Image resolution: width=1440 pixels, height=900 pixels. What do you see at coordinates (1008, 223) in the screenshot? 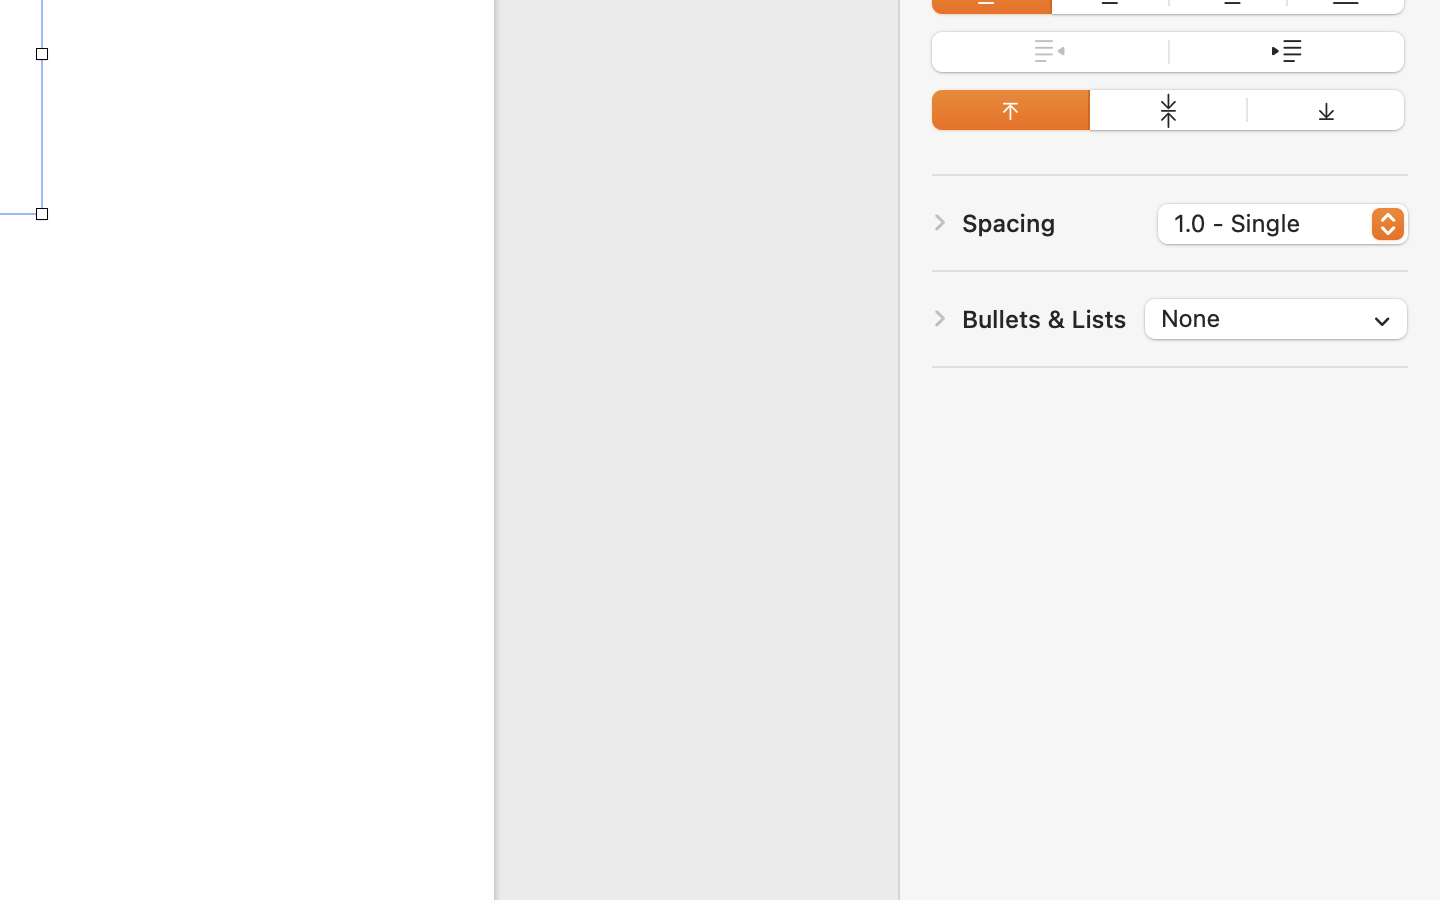
I see `'Spacing'` at bounding box center [1008, 223].